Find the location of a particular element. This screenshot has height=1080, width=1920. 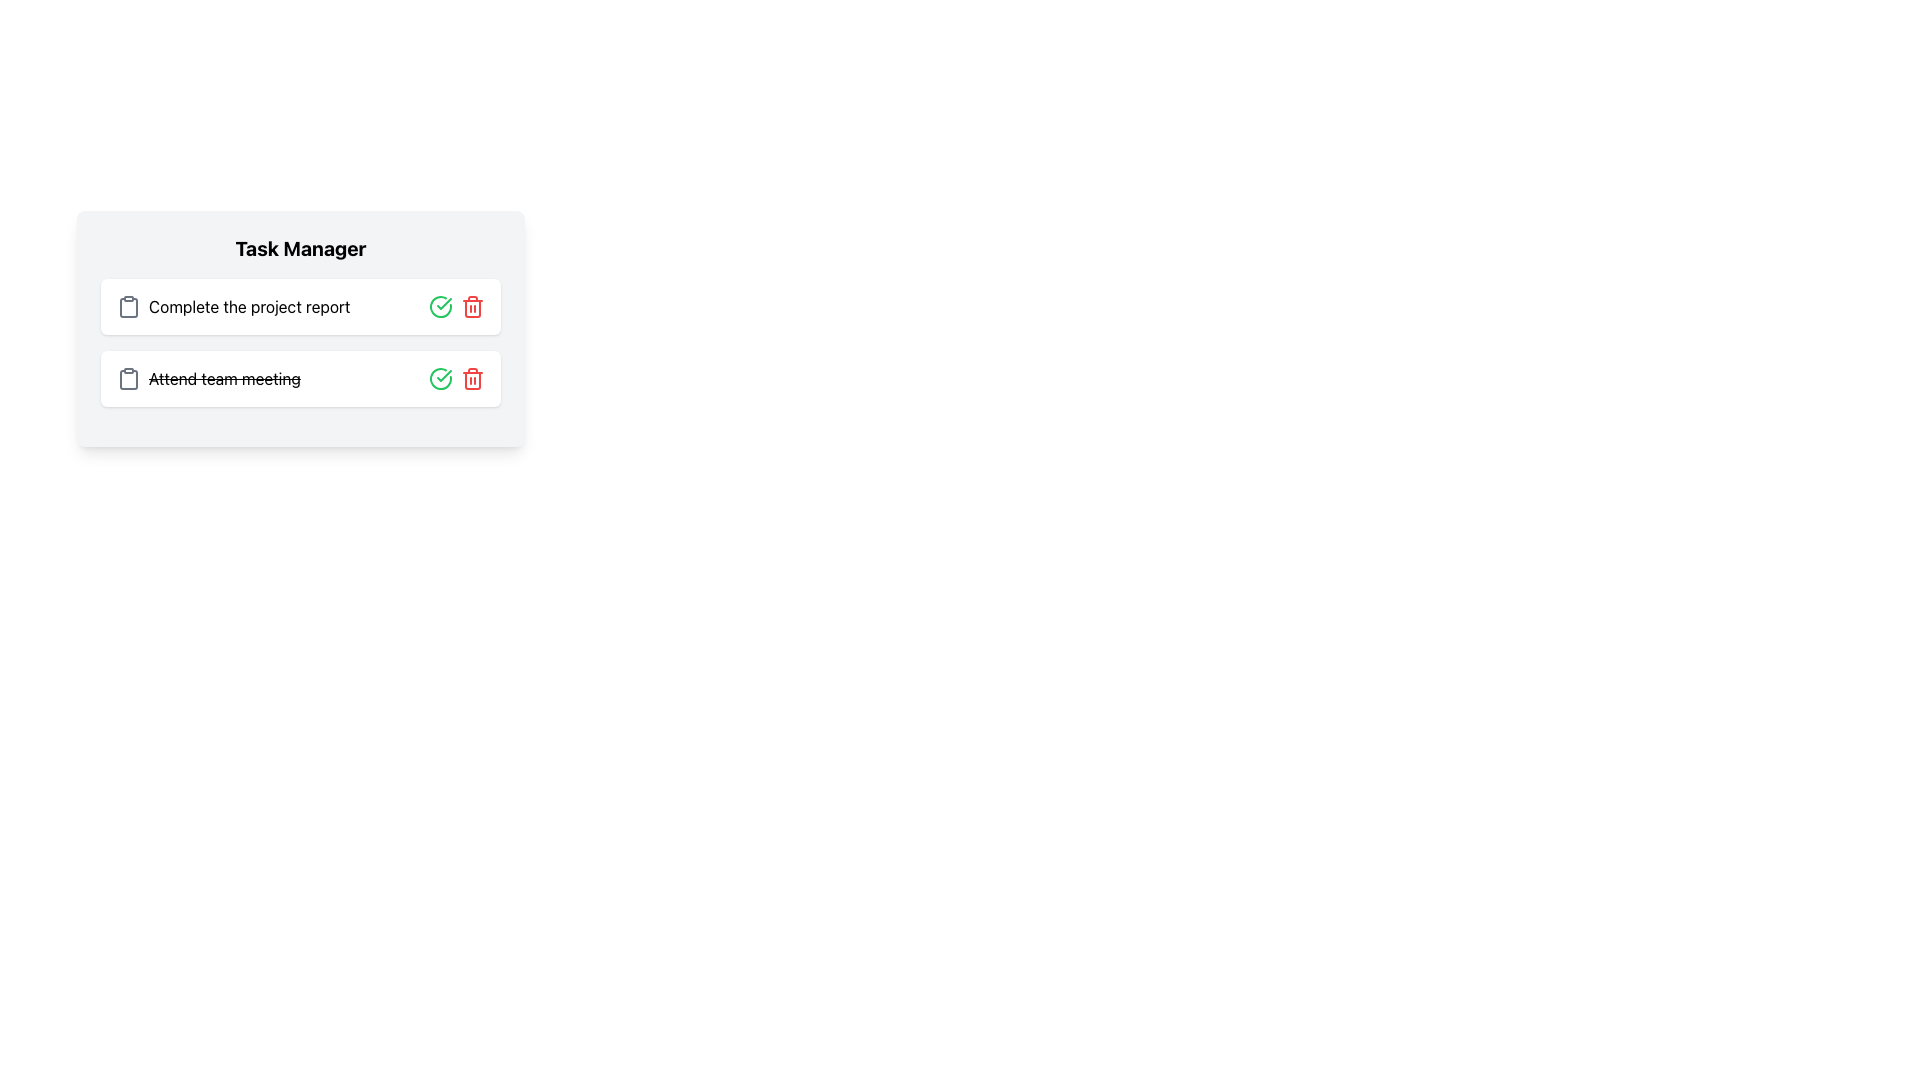

the clipboard icon representing the second task entry for 'Attend team meeting' in the task management interface is located at coordinates (128, 380).